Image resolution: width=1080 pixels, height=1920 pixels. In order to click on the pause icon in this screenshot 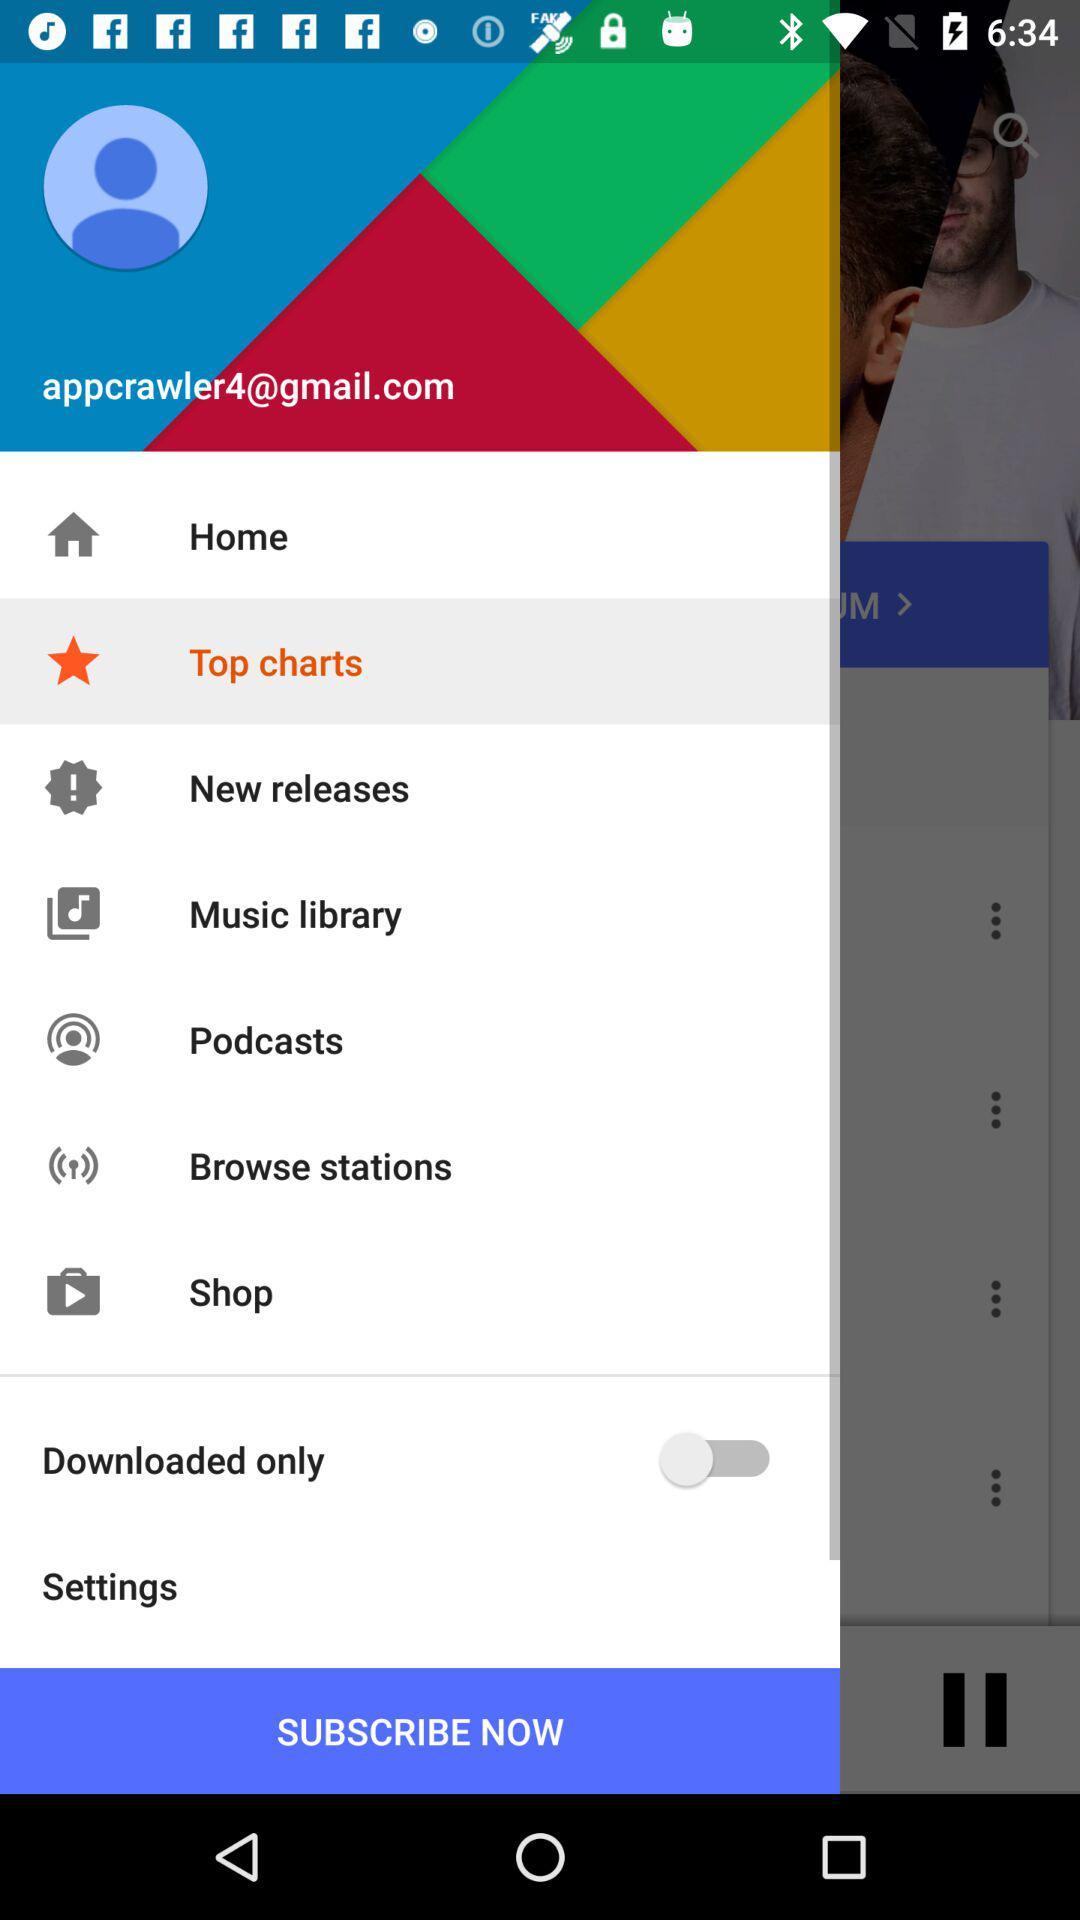, I will do `click(974, 1708)`.